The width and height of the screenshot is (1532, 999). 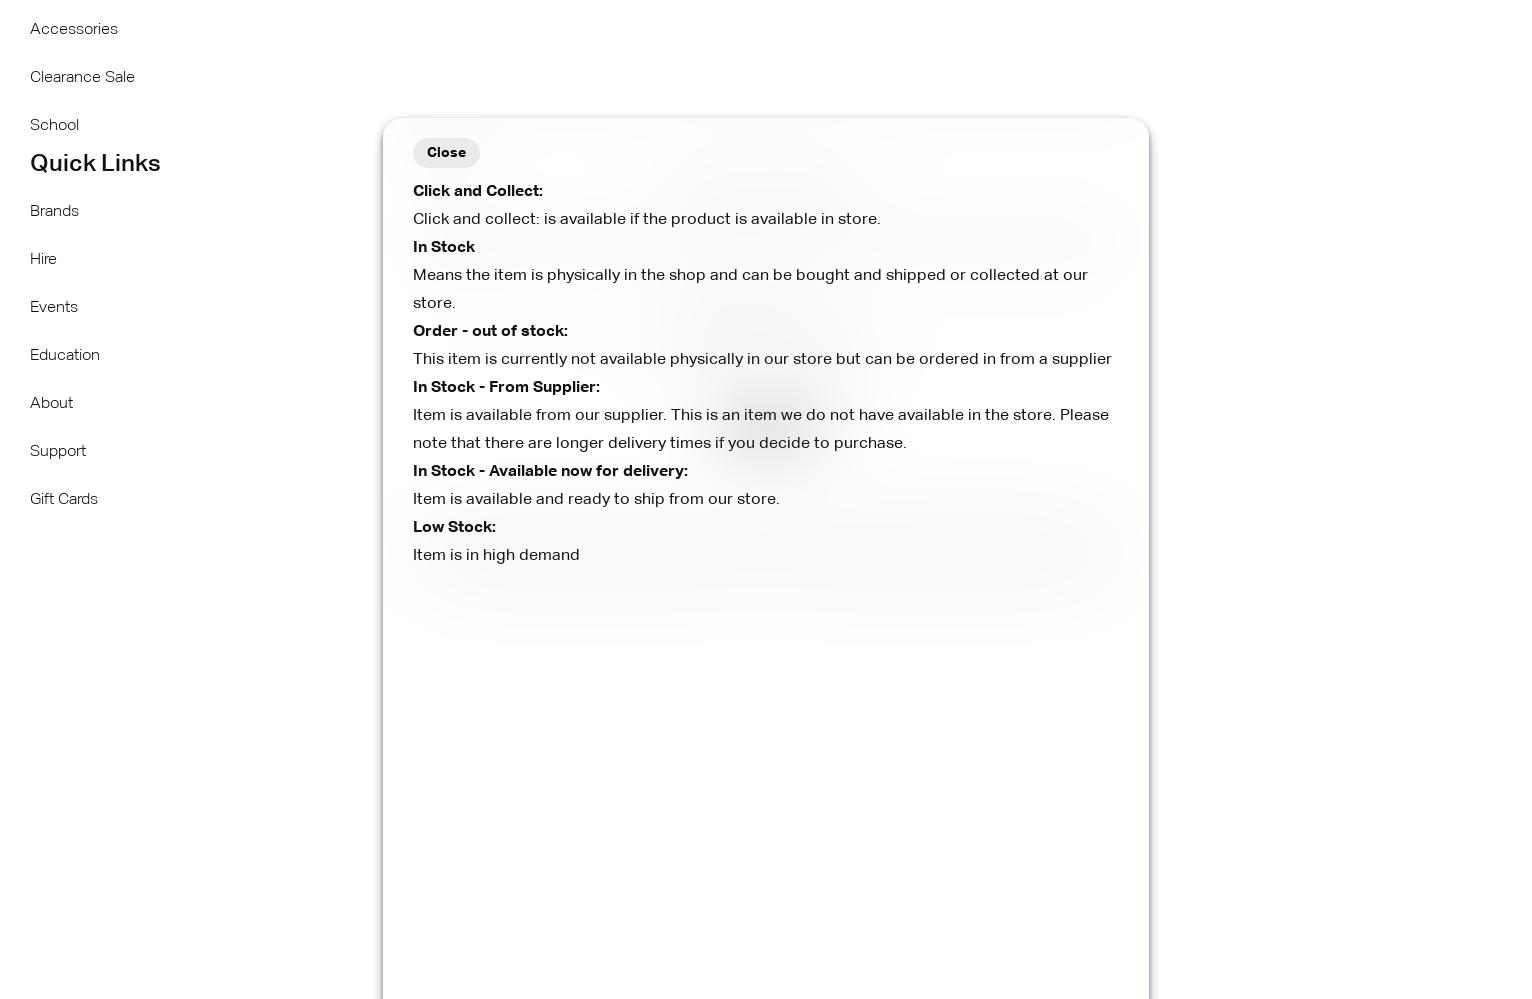 I want to click on 'Education', so click(x=64, y=356).